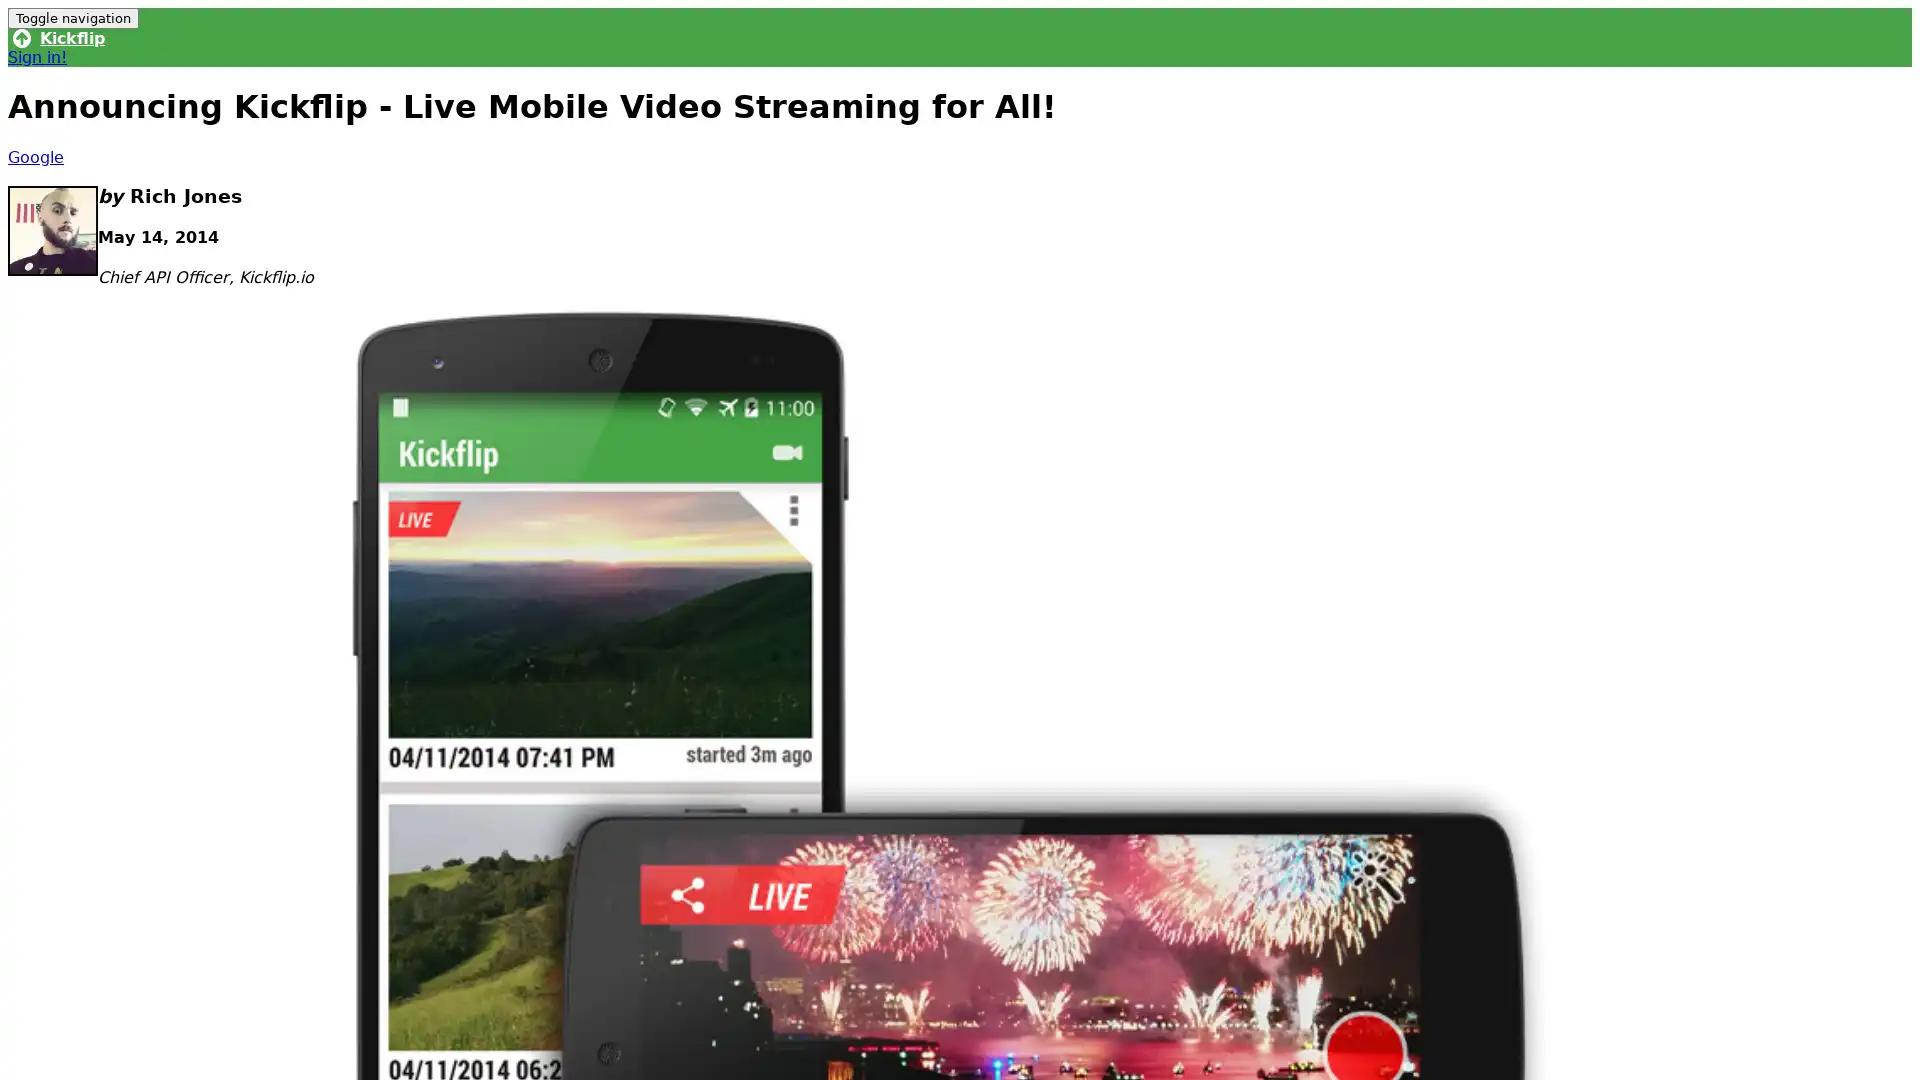 The width and height of the screenshot is (1920, 1080). Describe the element at coordinates (73, 18) in the screenshot. I see `Toggle navigation` at that location.